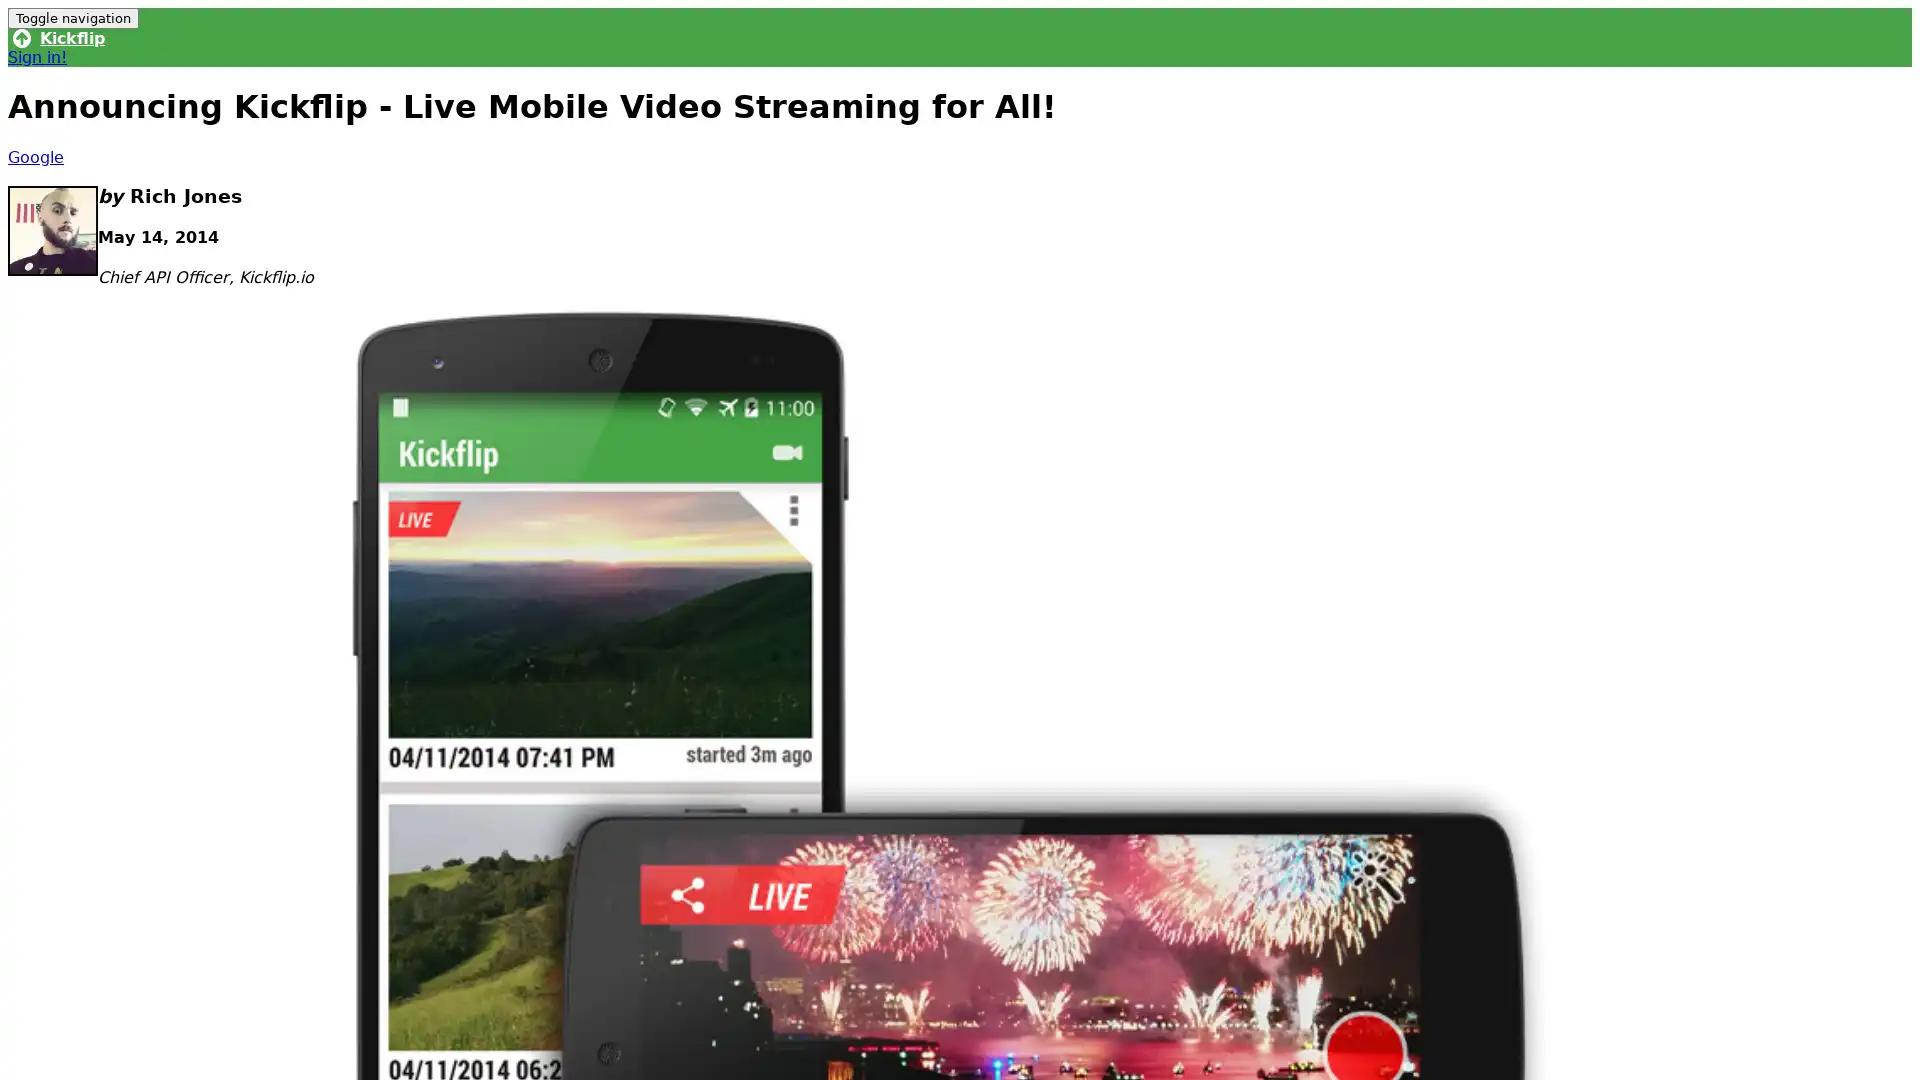 The width and height of the screenshot is (1920, 1080). Describe the element at coordinates (73, 18) in the screenshot. I see `Toggle navigation` at that location.